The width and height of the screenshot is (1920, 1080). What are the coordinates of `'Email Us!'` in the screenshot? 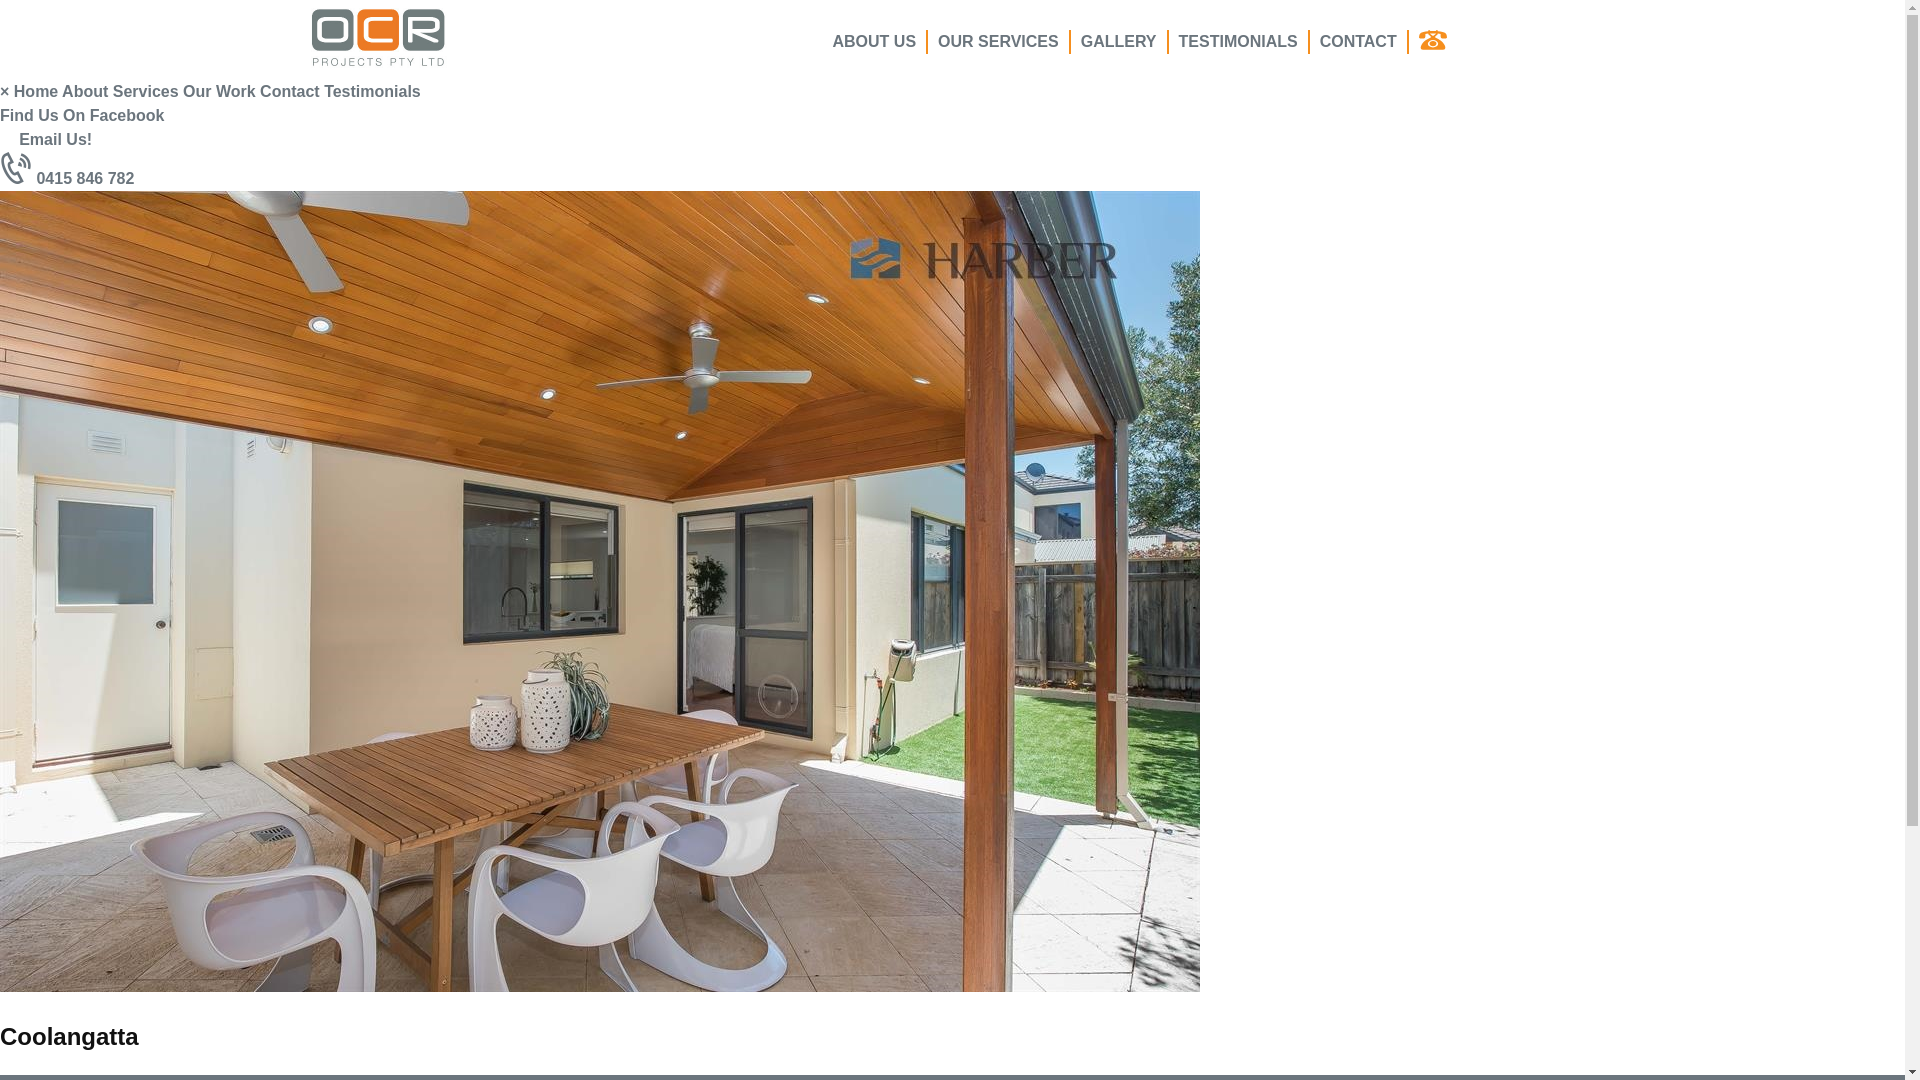 It's located at (46, 138).